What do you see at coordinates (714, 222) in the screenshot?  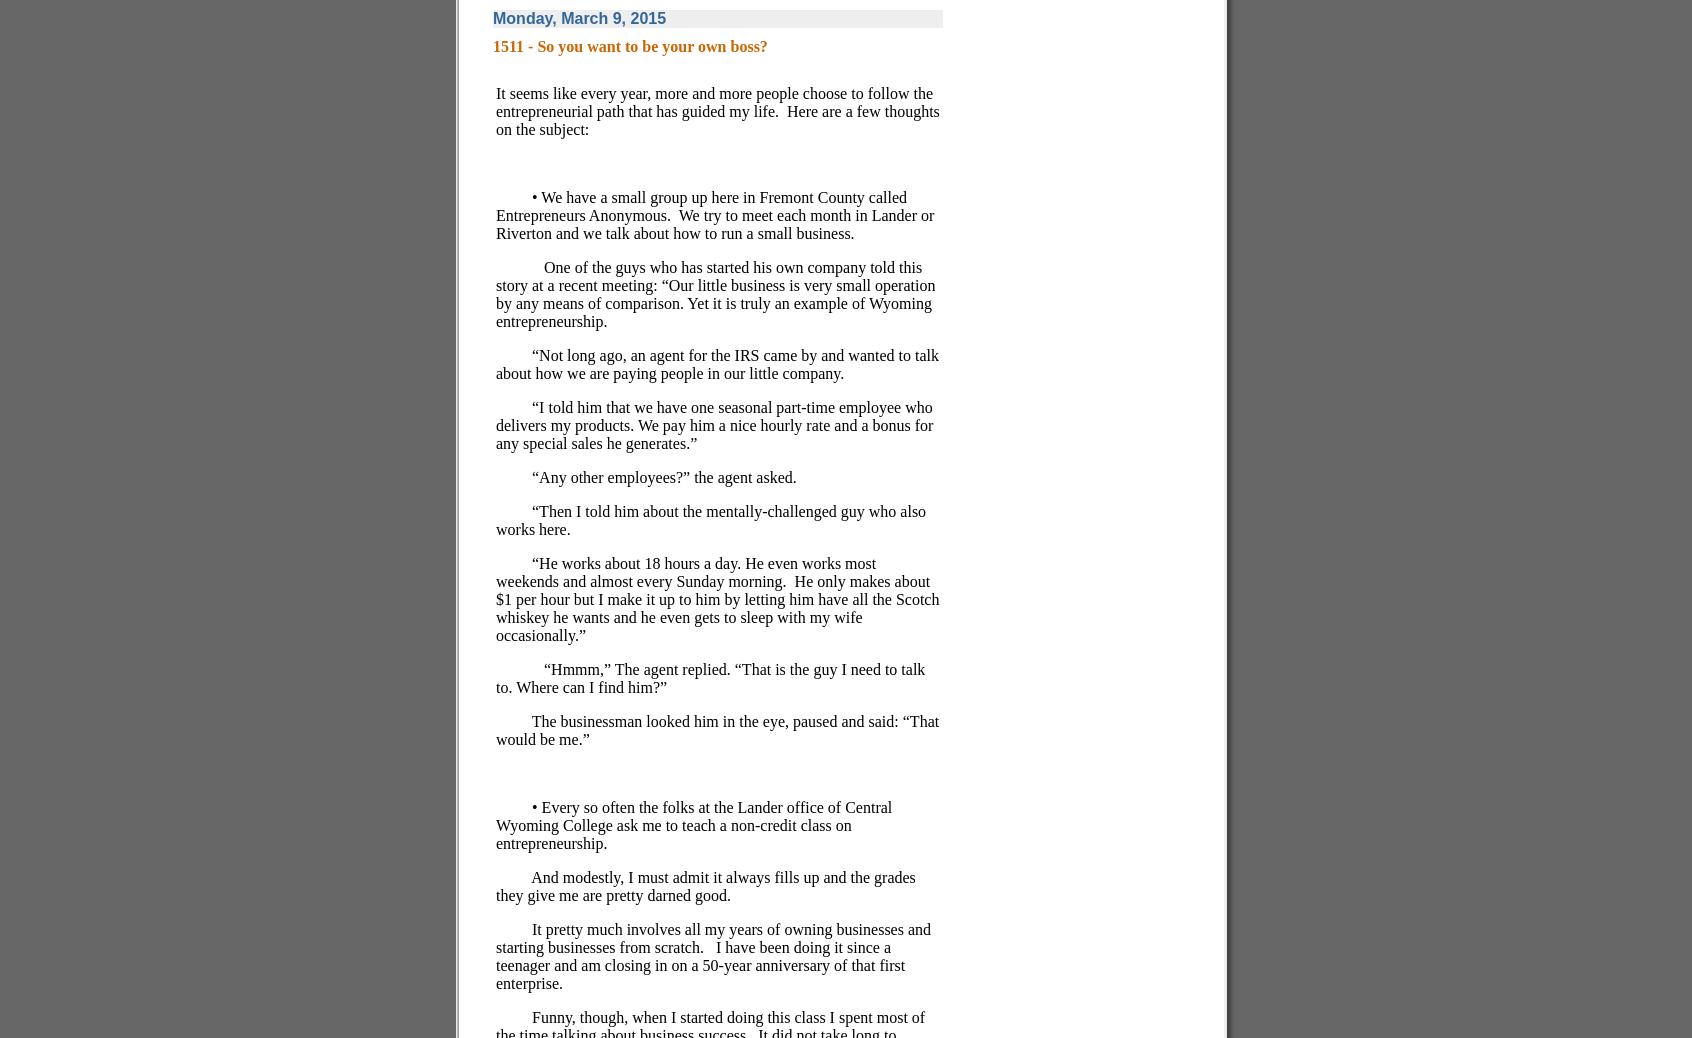 I see `'We try to meet each month in Lander or
Riverton and we talk about how to run a small business.'` at bounding box center [714, 222].